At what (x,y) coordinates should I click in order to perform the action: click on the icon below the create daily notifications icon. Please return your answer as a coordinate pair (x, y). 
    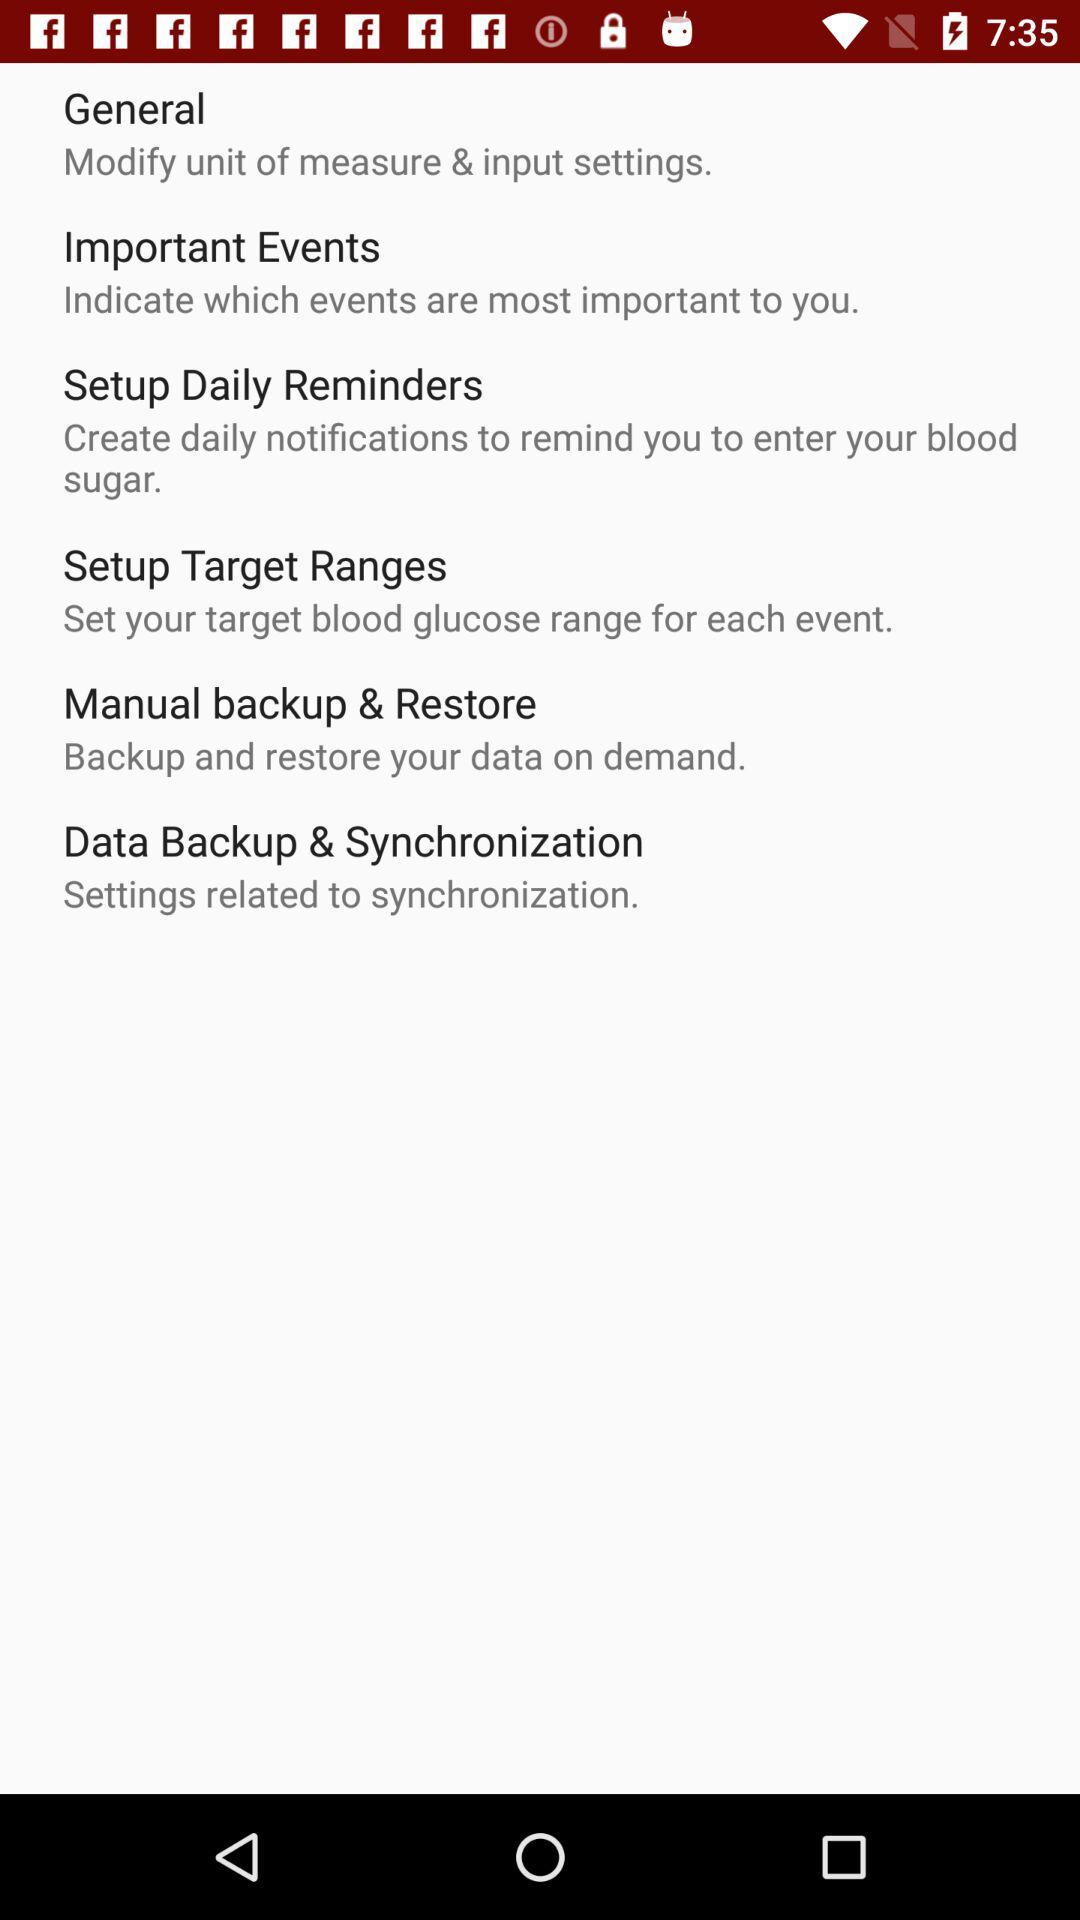
    Looking at the image, I should click on (254, 563).